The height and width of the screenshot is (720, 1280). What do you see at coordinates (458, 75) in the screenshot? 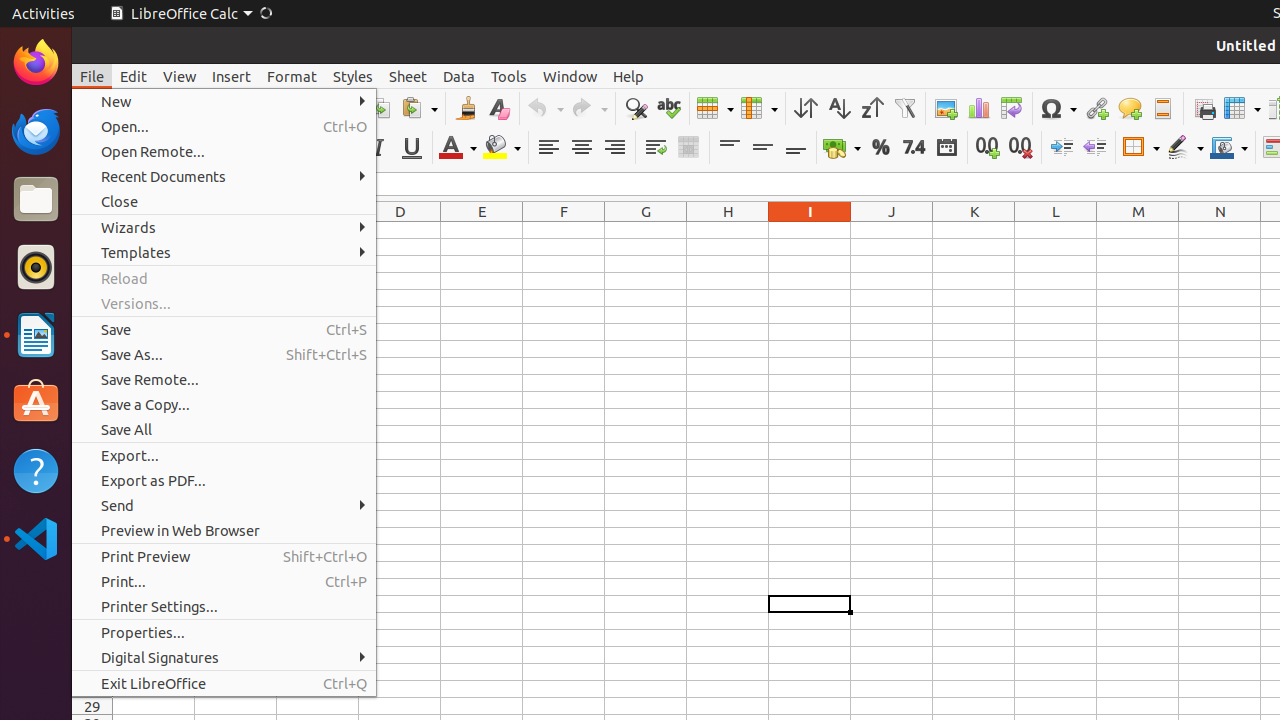
I see `'Data'` at bounding box center [458, 75].